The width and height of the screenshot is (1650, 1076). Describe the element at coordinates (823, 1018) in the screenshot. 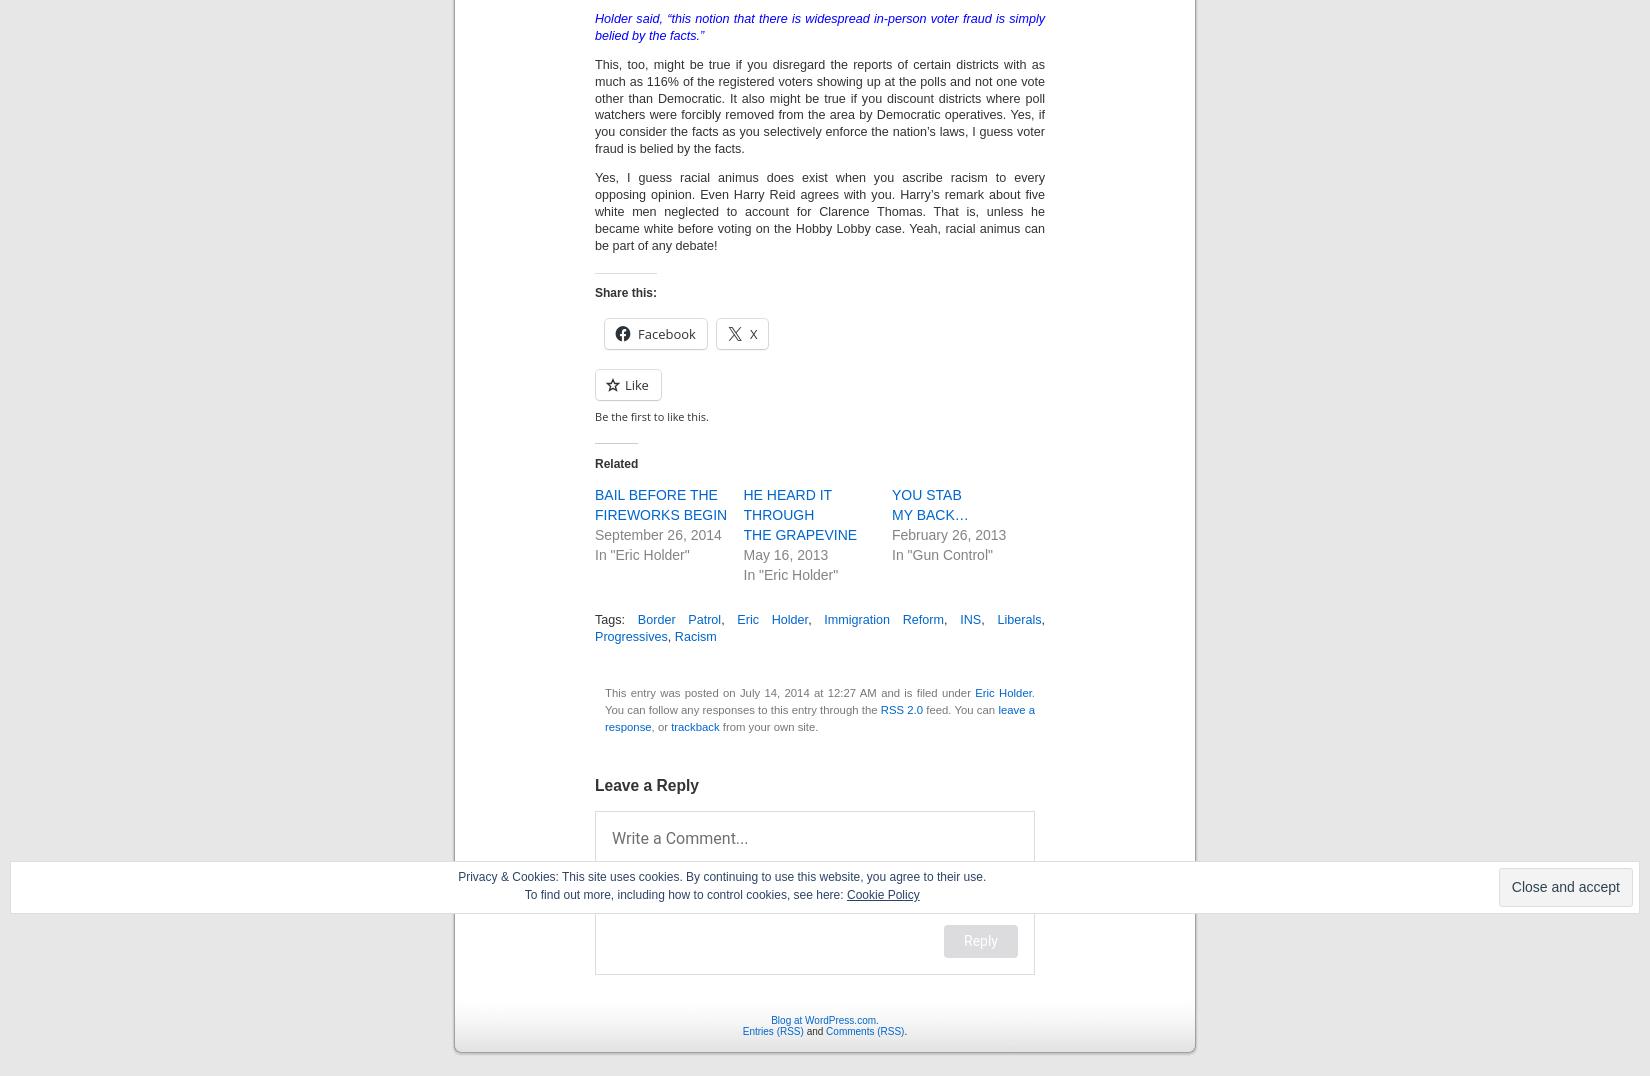

I see `'Blog at WordPress.com.'` at that location.